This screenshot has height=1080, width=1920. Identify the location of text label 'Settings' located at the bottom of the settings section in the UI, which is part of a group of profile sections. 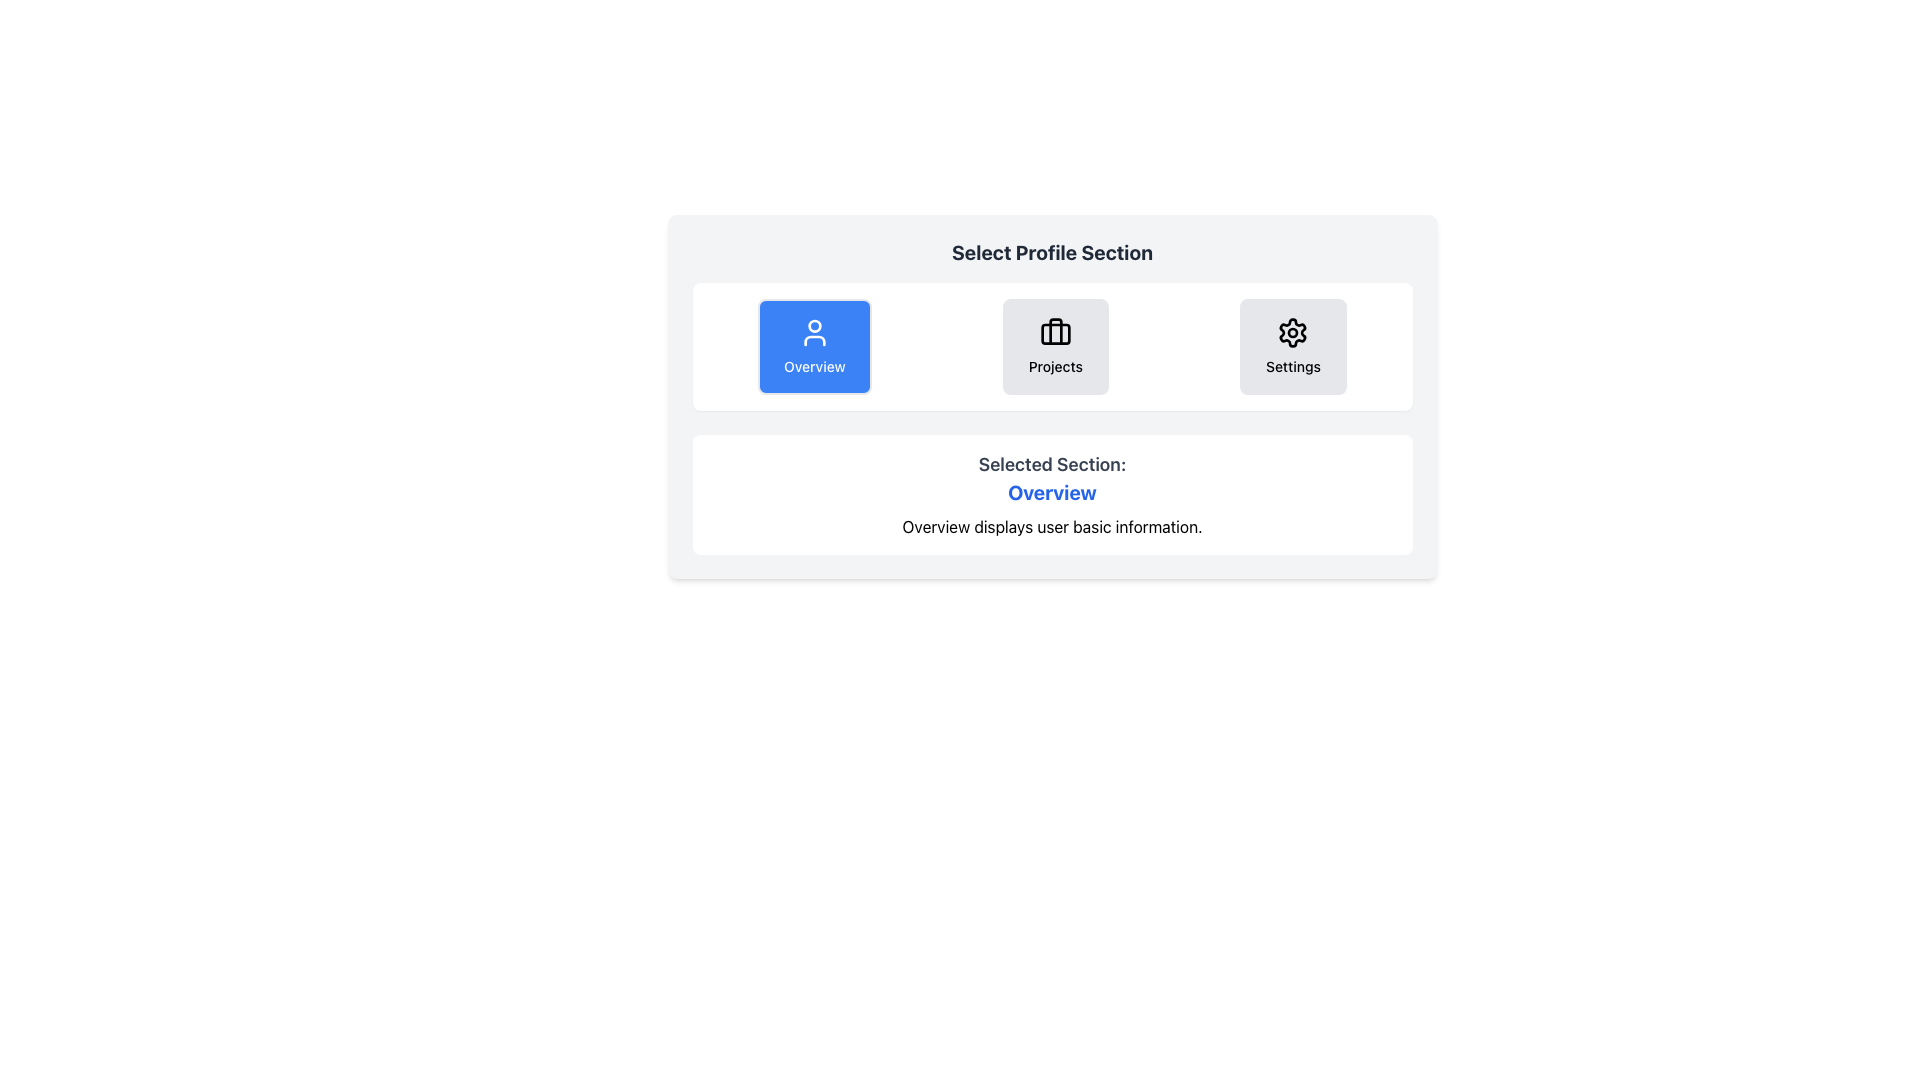
(1293, 366).